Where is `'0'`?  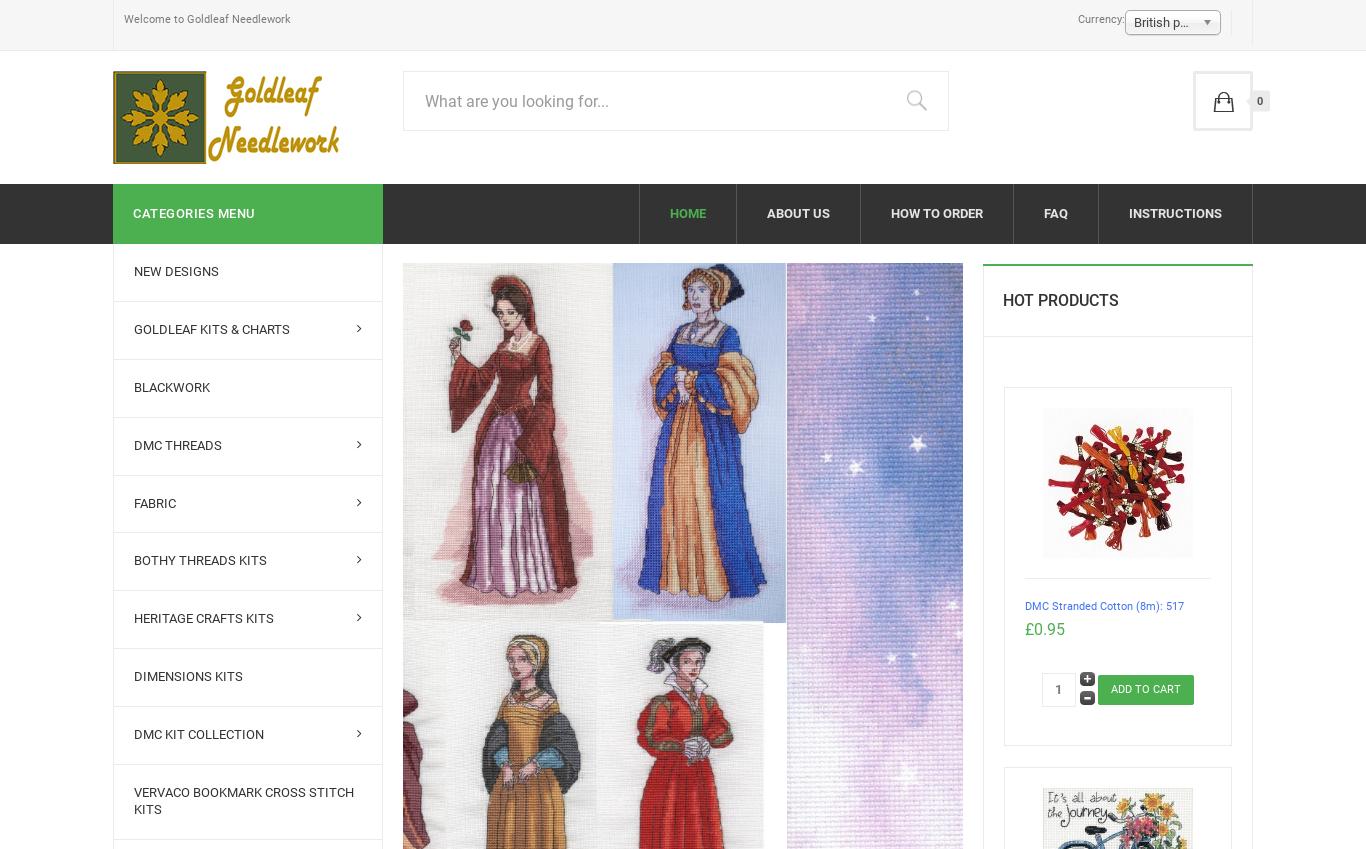
'0' is located at coordinates (1255, 99).